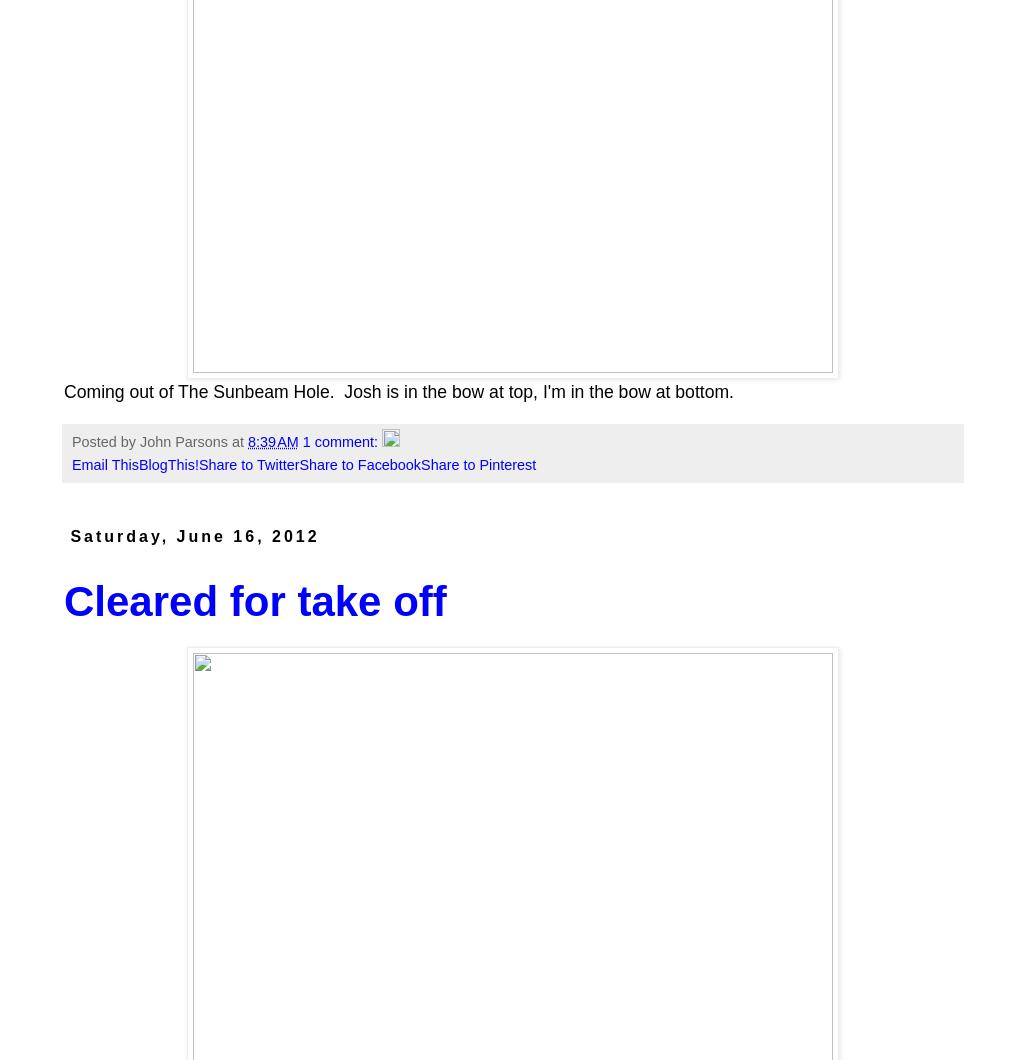 The width and height of the screenshot is (1018, 1060). What do you see at coordinates (103, 464) in the screenshot?
I see `'Email This'` at bounding box center [103, 464].